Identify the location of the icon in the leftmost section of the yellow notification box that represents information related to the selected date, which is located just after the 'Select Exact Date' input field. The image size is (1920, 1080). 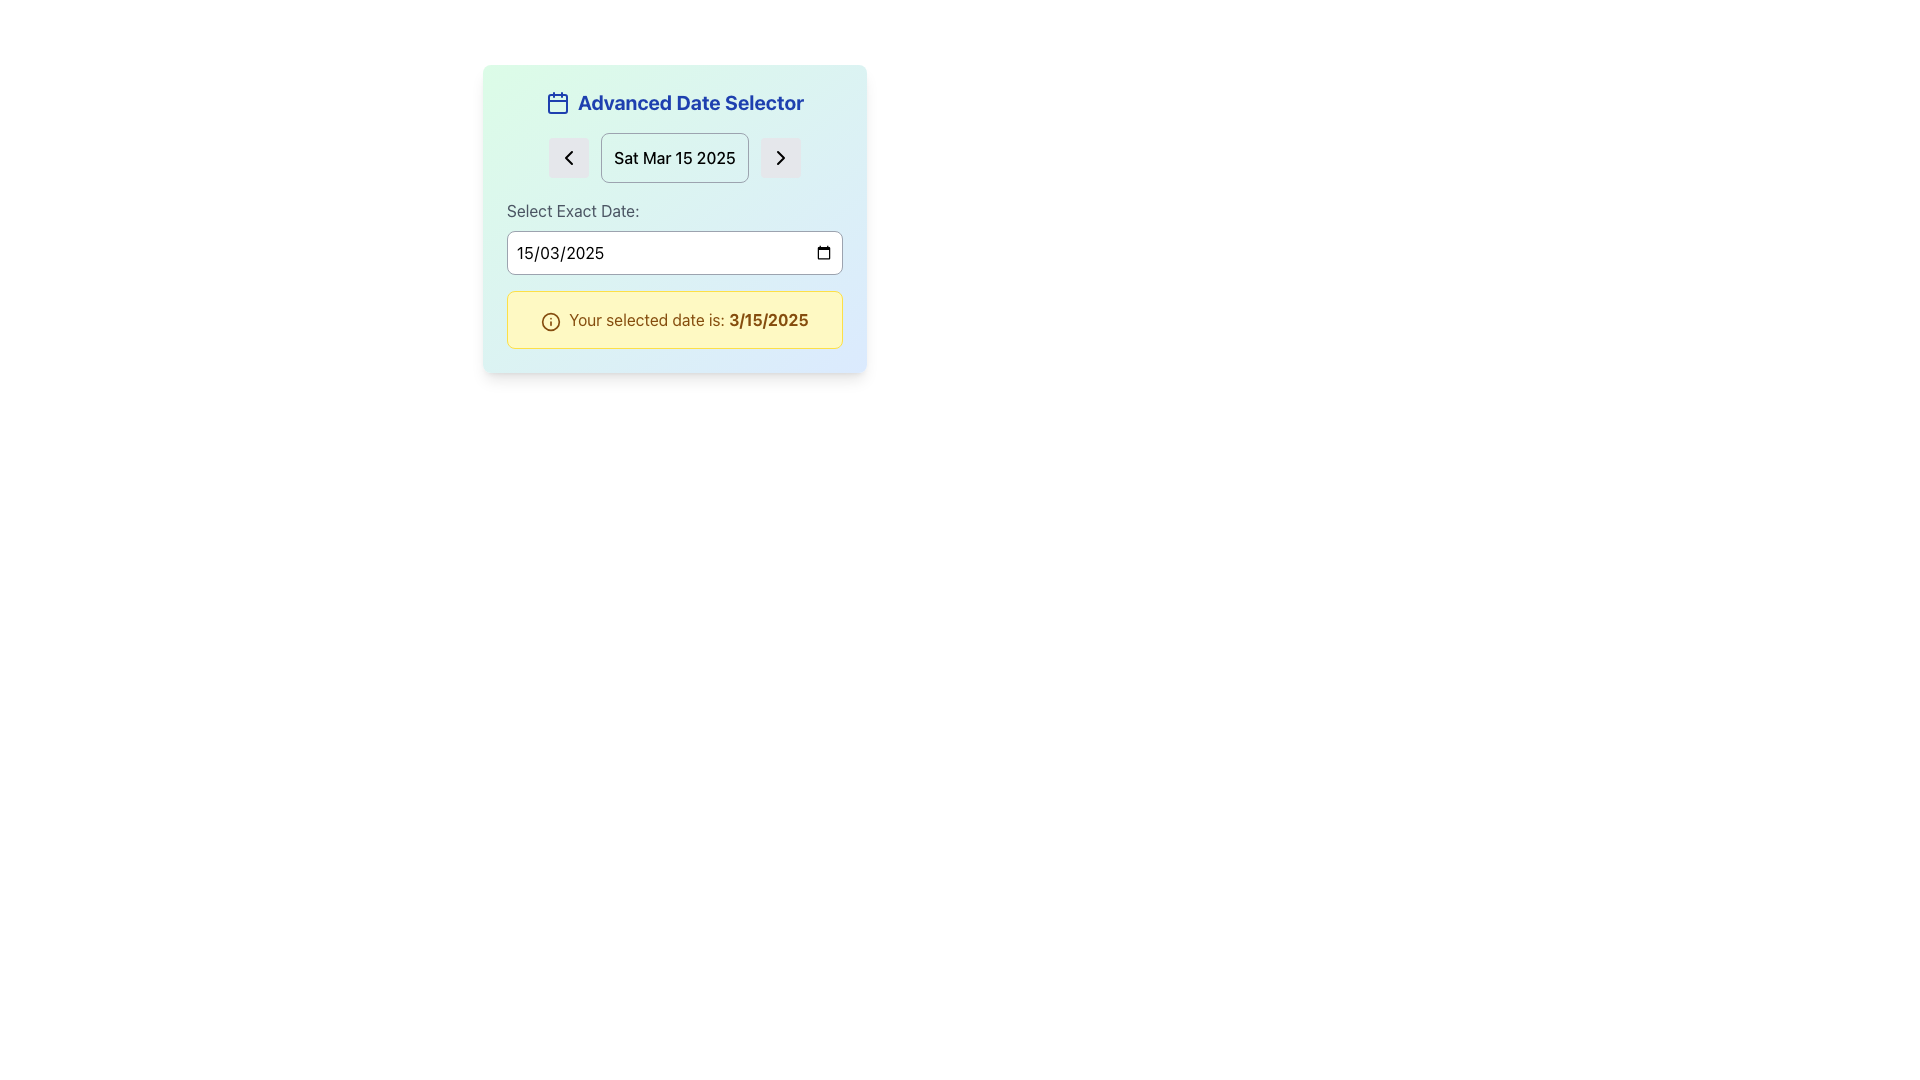
(551, 320).